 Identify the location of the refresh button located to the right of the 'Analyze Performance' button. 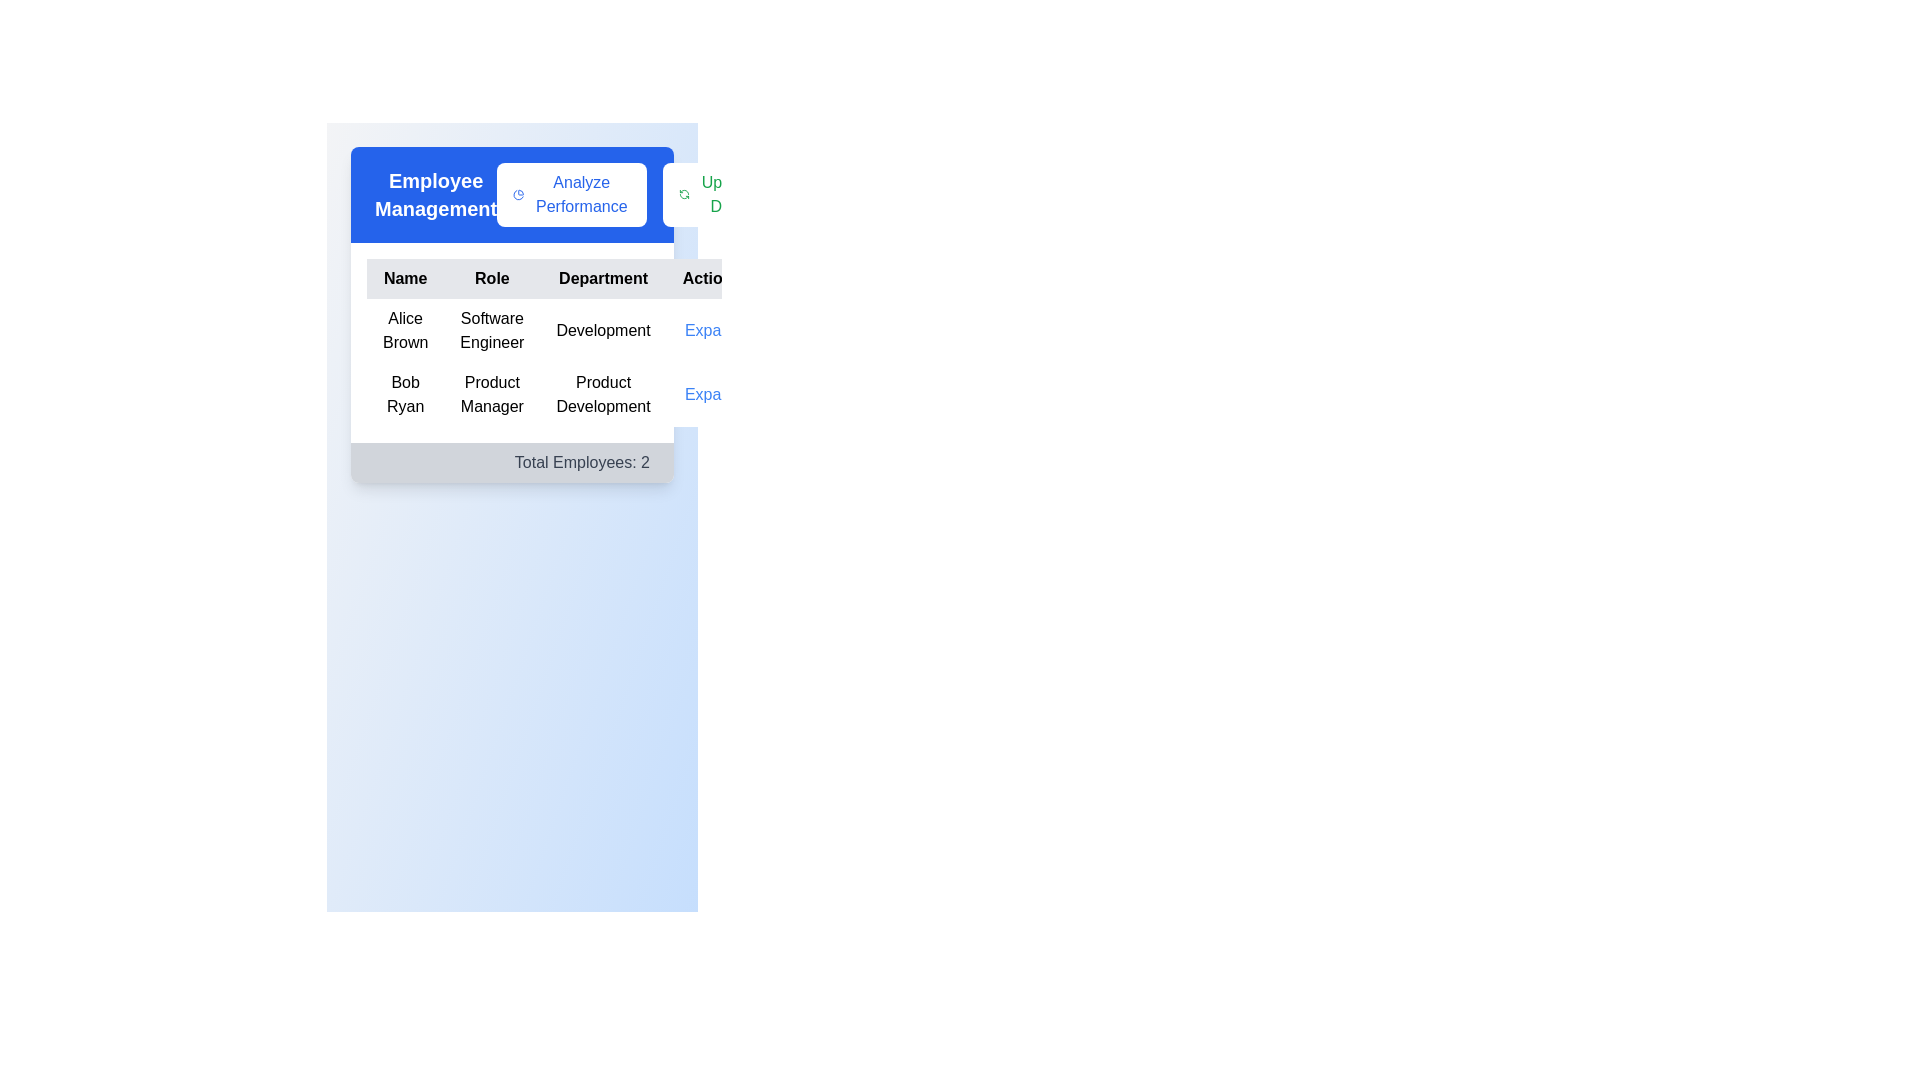
(717, 195).